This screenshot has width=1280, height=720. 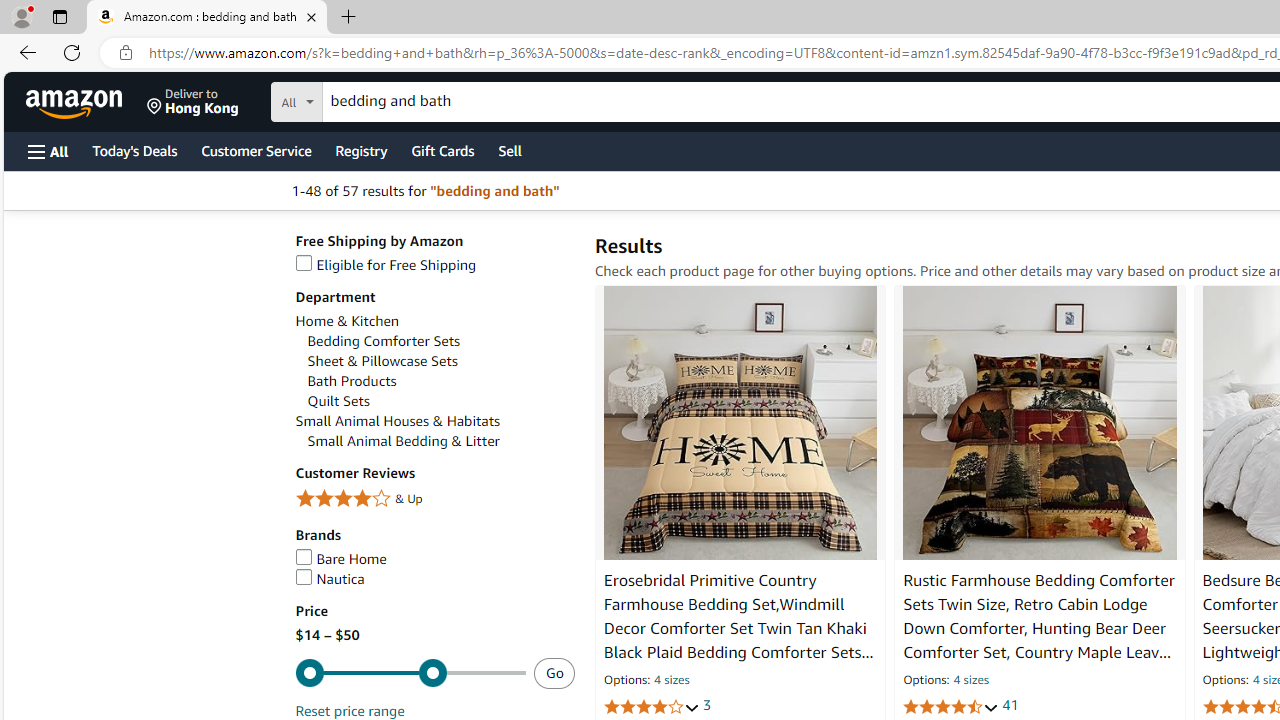 I want to click on 'Search in', so click(x=371, y=99).